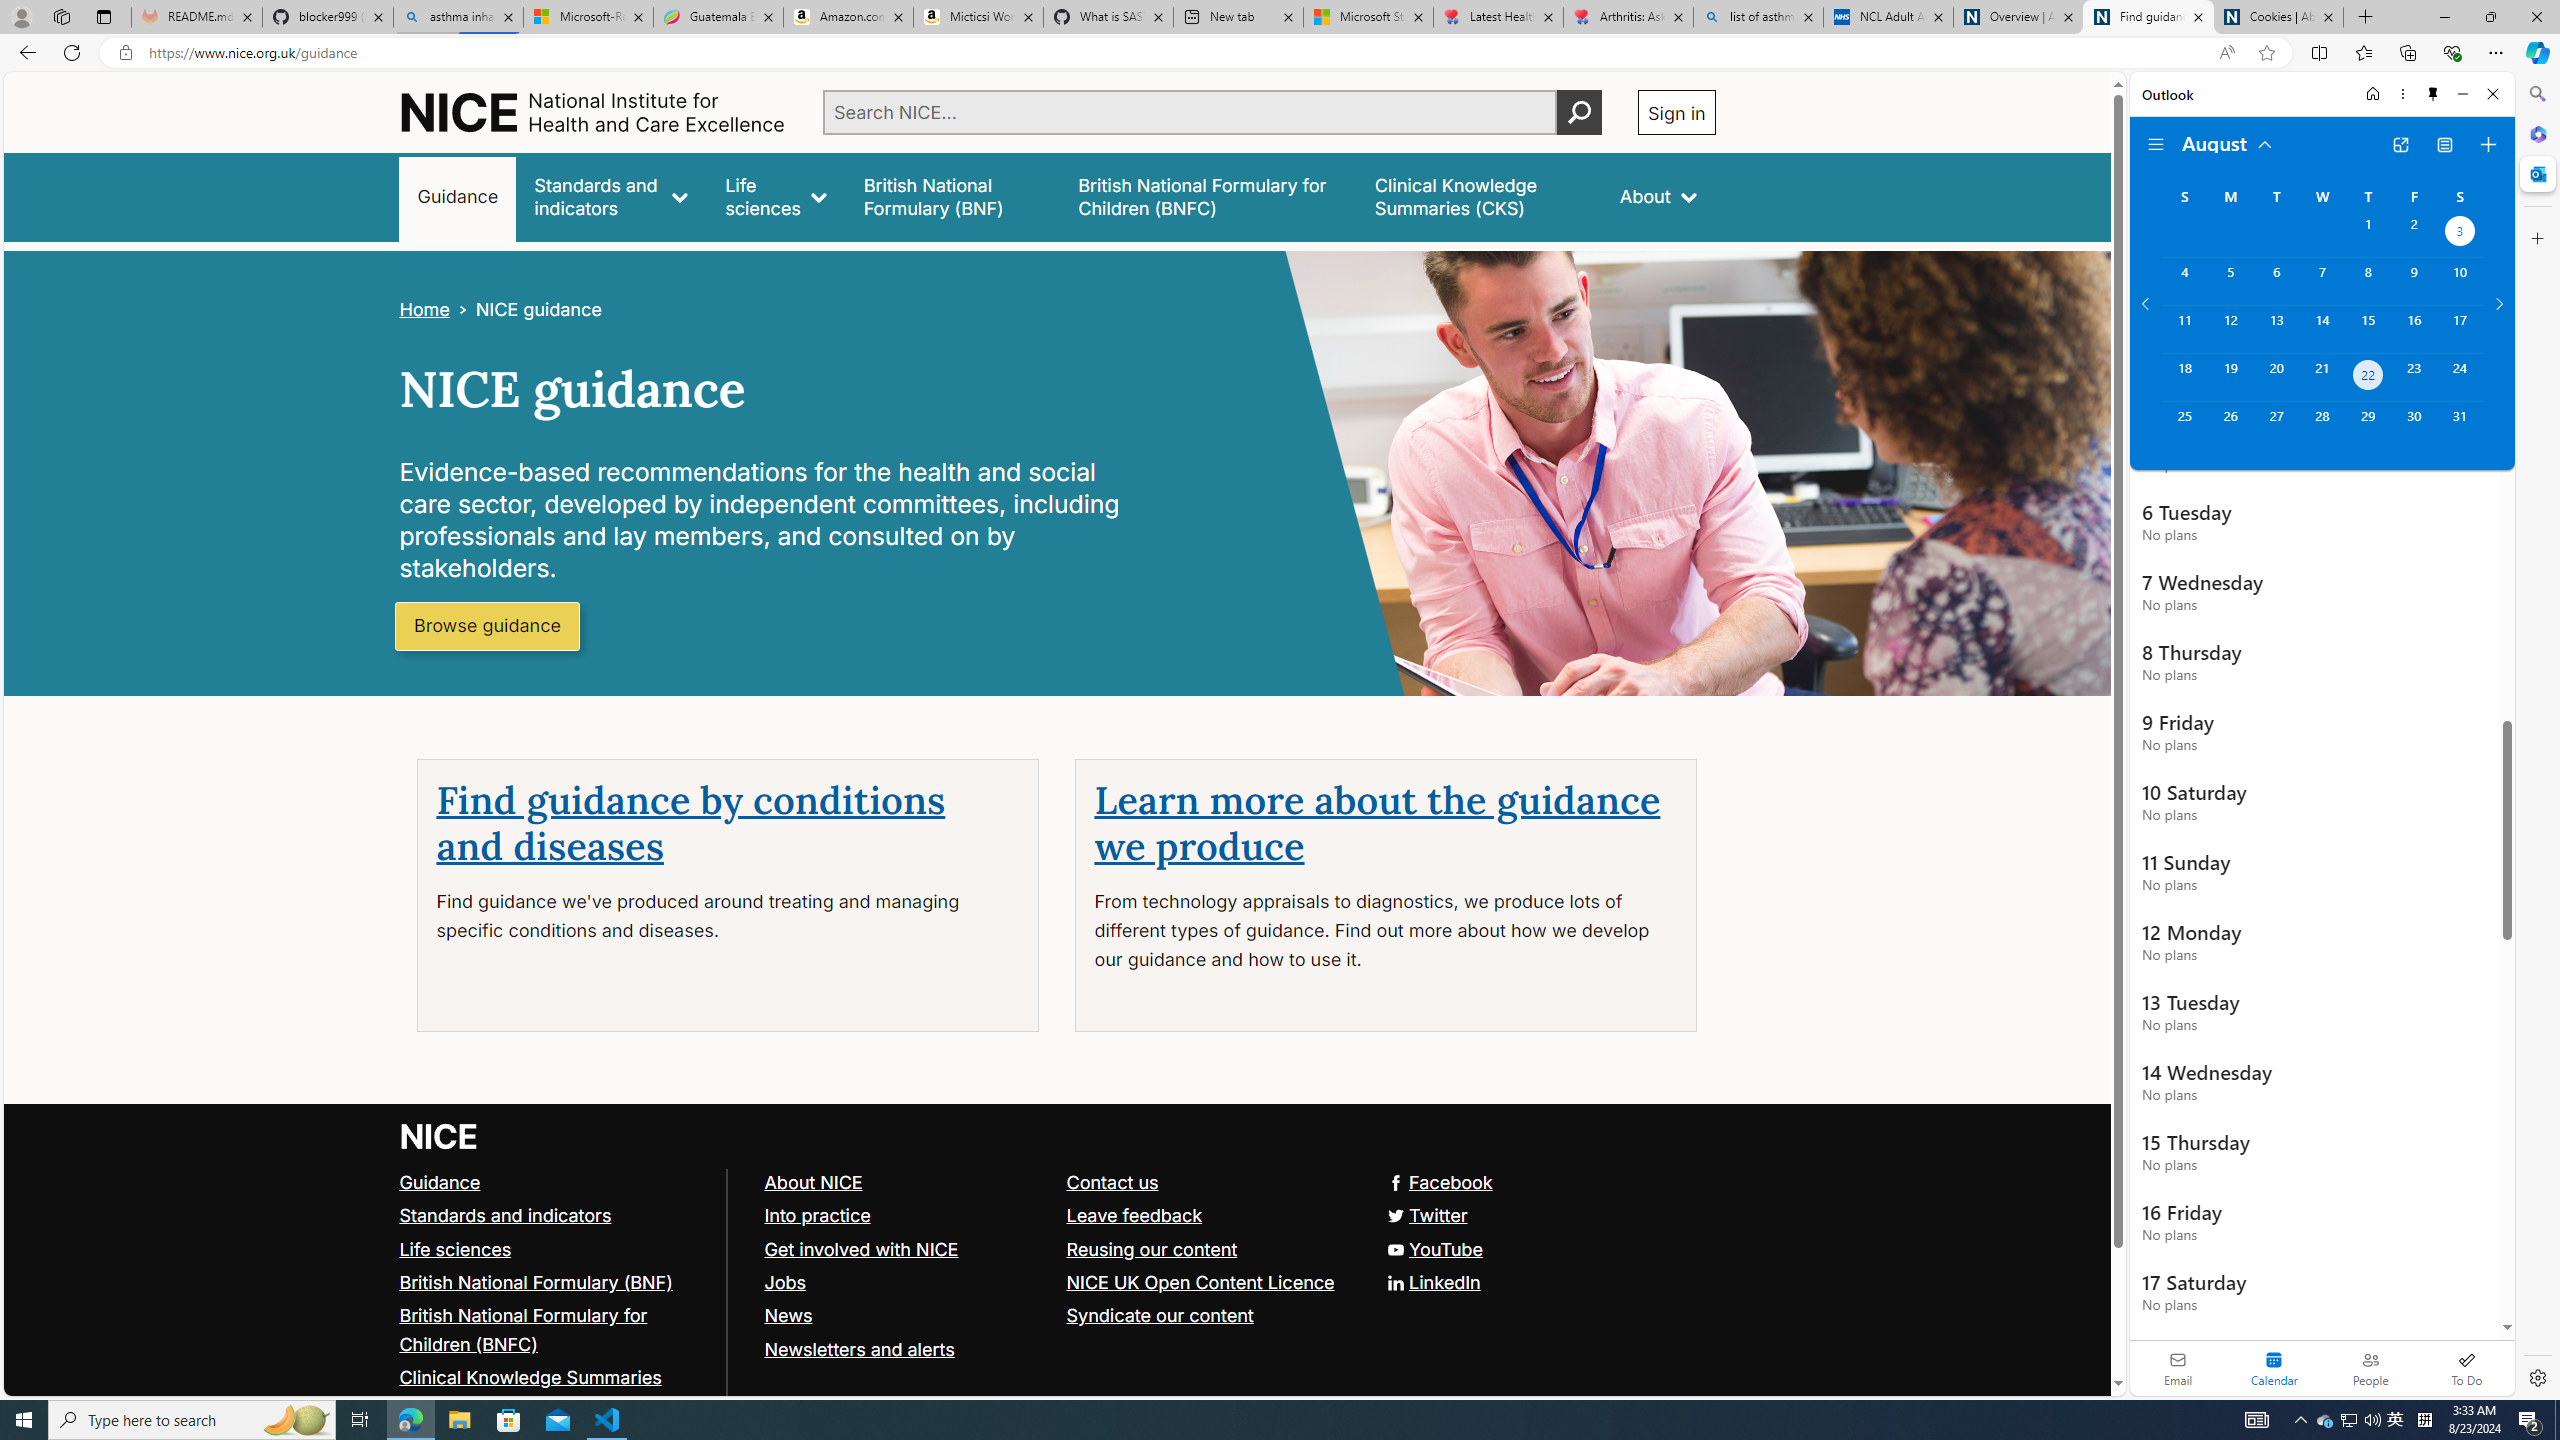  What do you see at coordinates (2413, 329) in the screenshot?
I see `'Friday, August 16, 2024. '` at bounding box center [2413, 329].